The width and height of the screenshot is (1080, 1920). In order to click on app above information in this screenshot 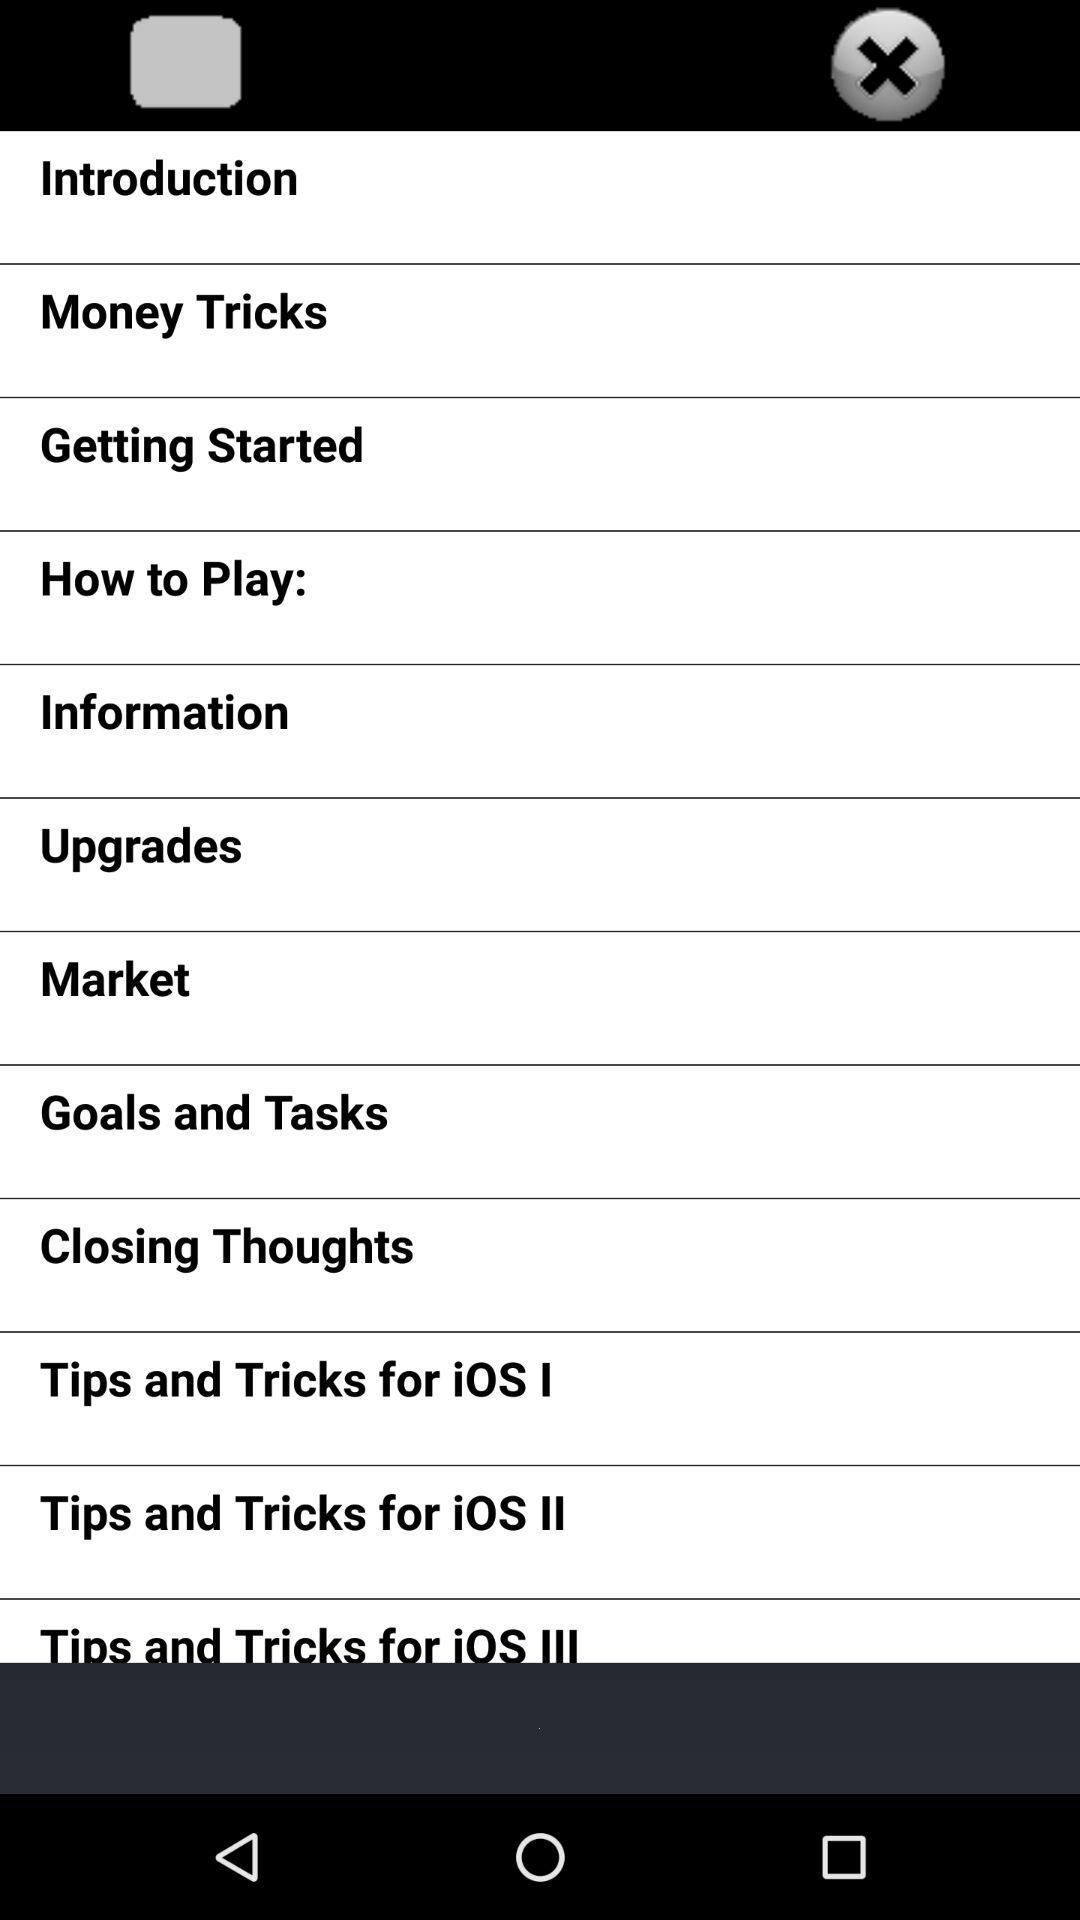, I will do `click(172, 583)`.